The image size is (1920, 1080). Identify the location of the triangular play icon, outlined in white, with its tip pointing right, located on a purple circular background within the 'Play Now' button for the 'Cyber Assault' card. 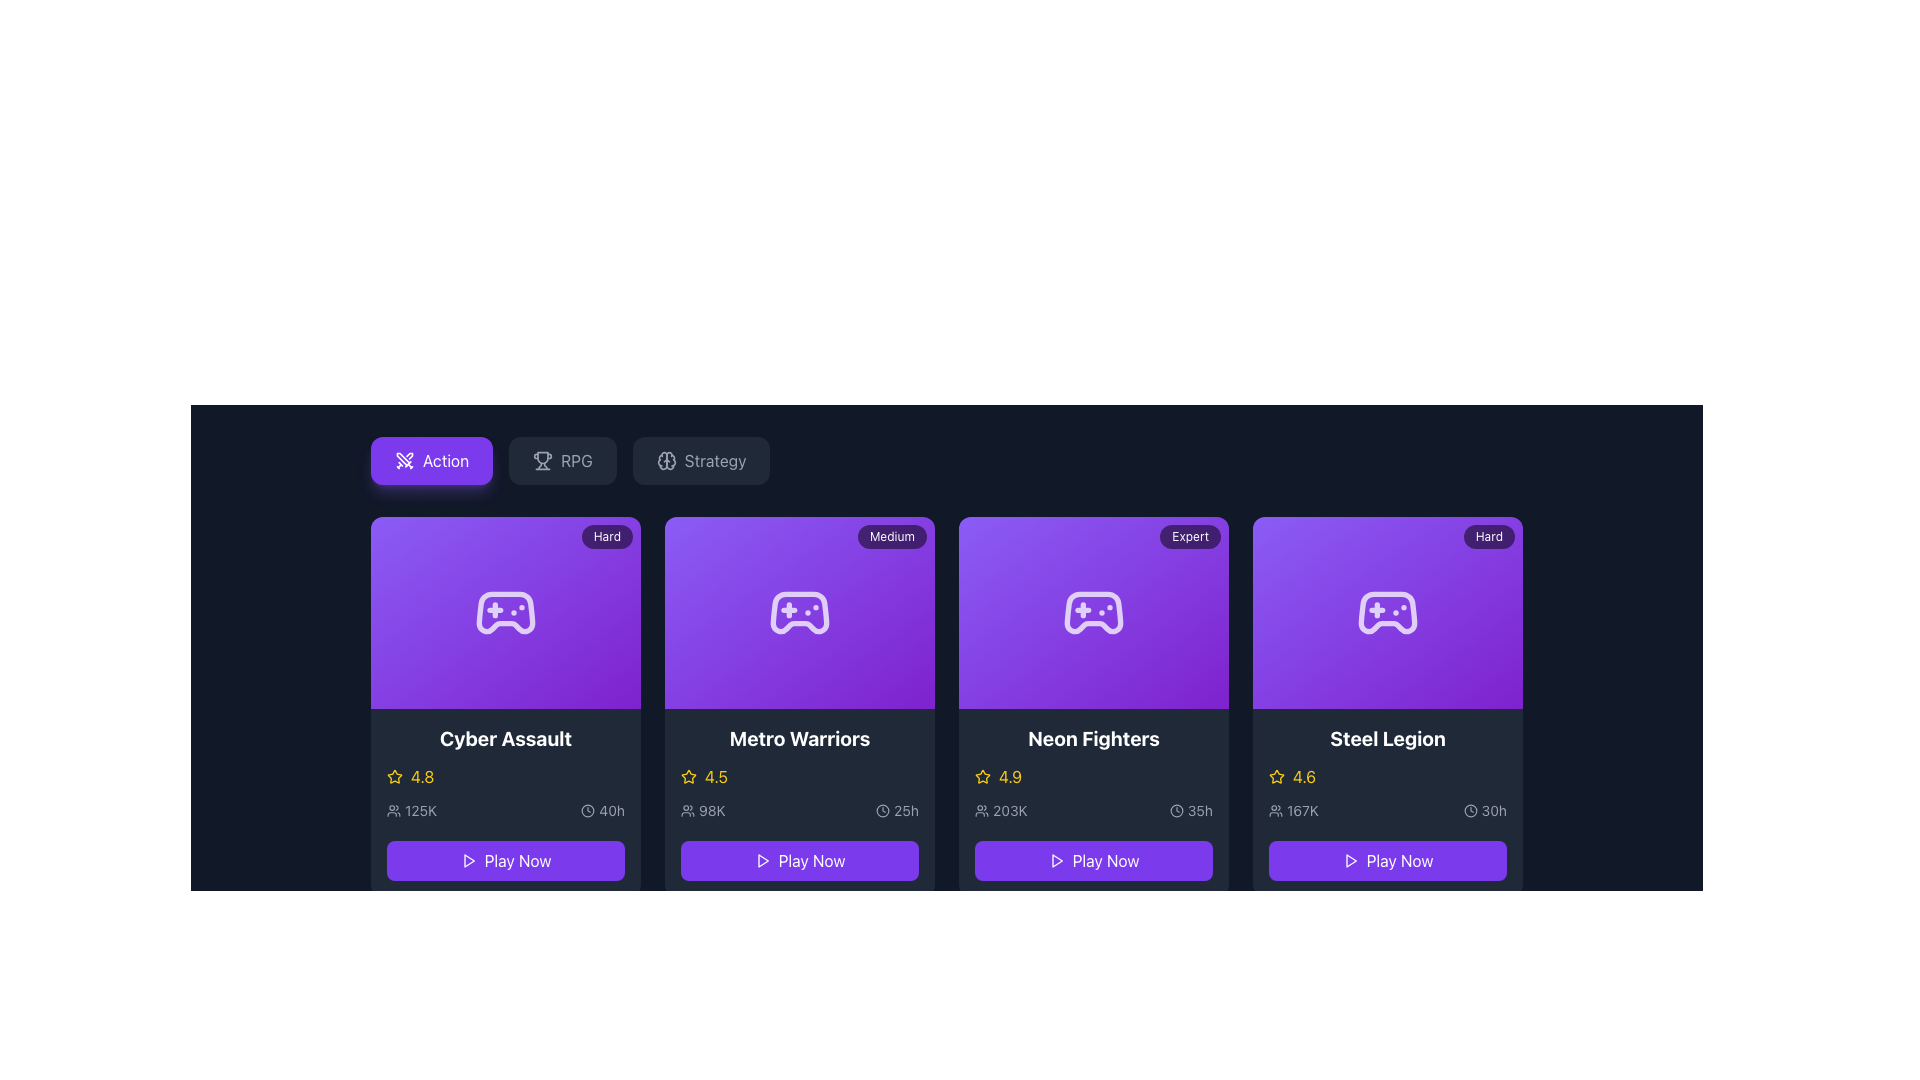
(467, 859).